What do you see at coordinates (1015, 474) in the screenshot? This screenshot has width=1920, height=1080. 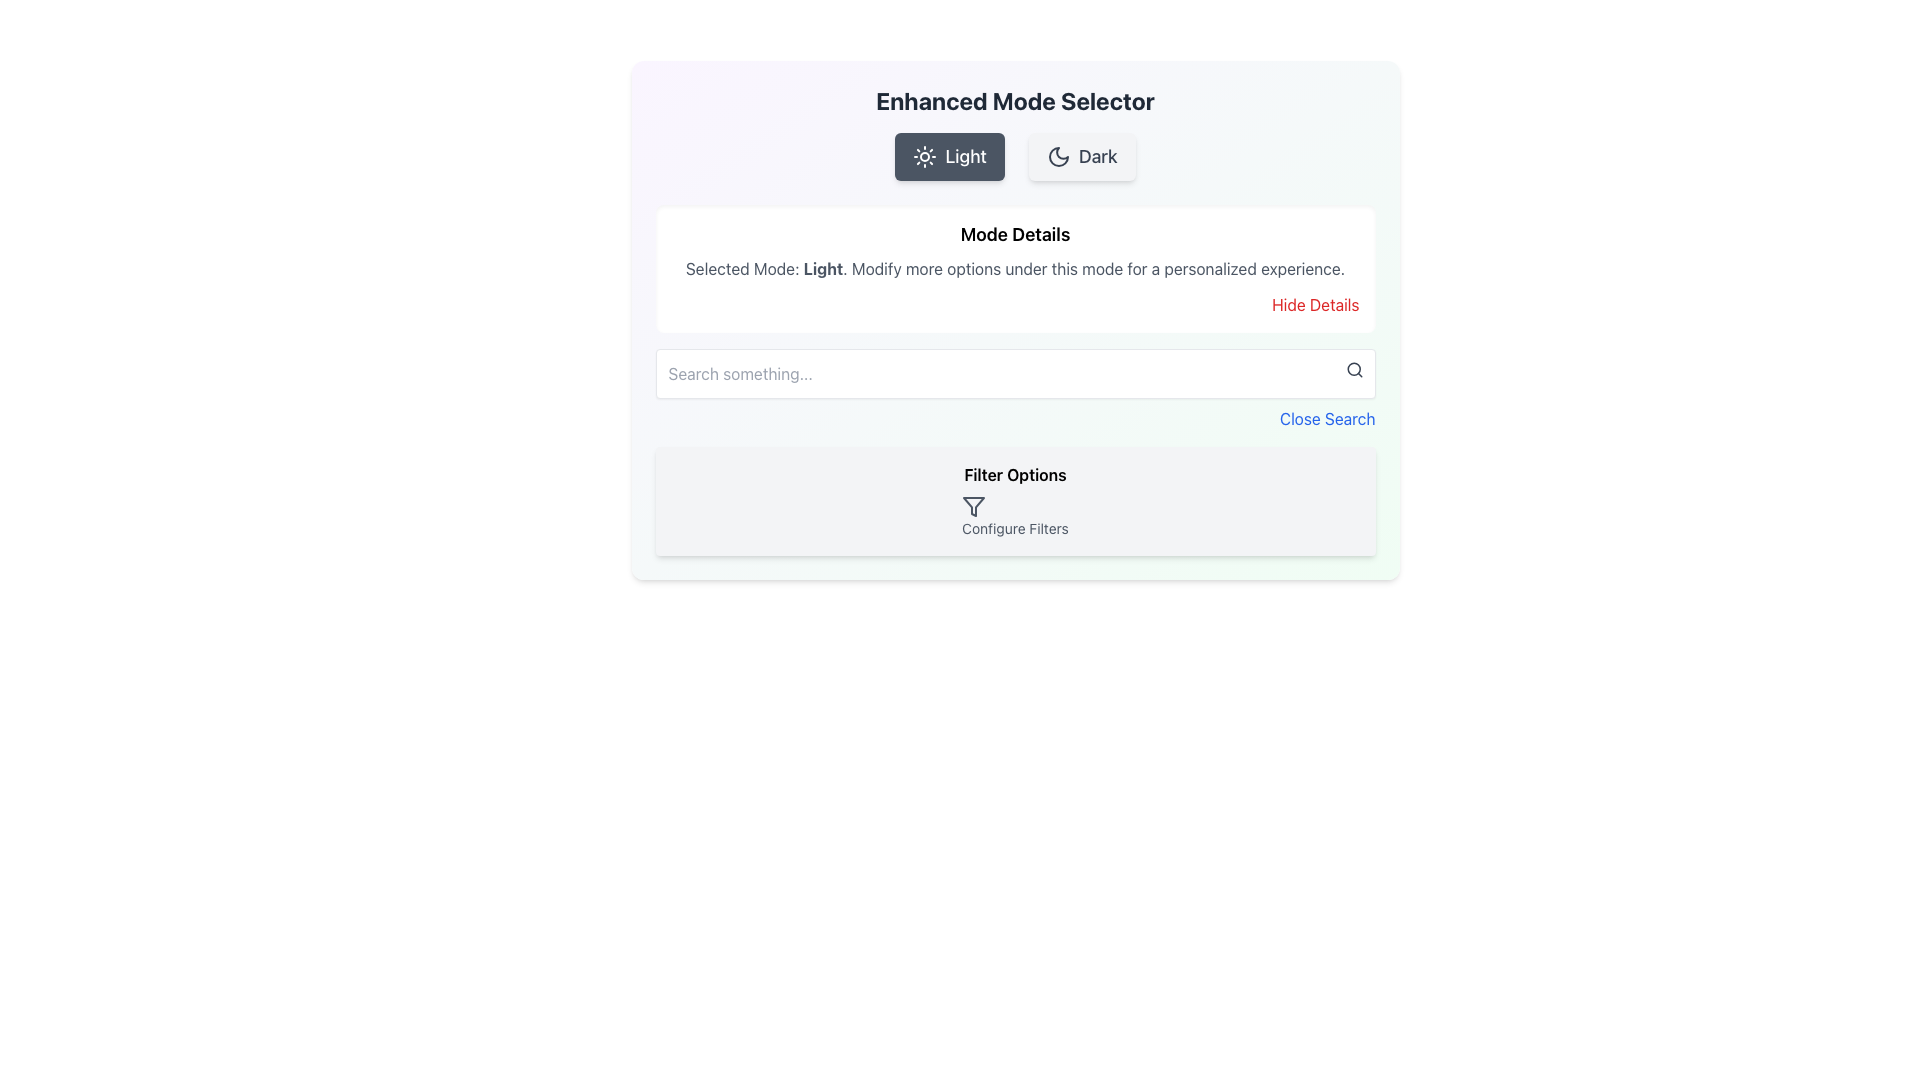 I see `the 'Filter Options' title text label which is located above the 'Configure Filters' link and associated icon in the 'Filter Options Configure Filters' section` at bounding box center [1015, 474].